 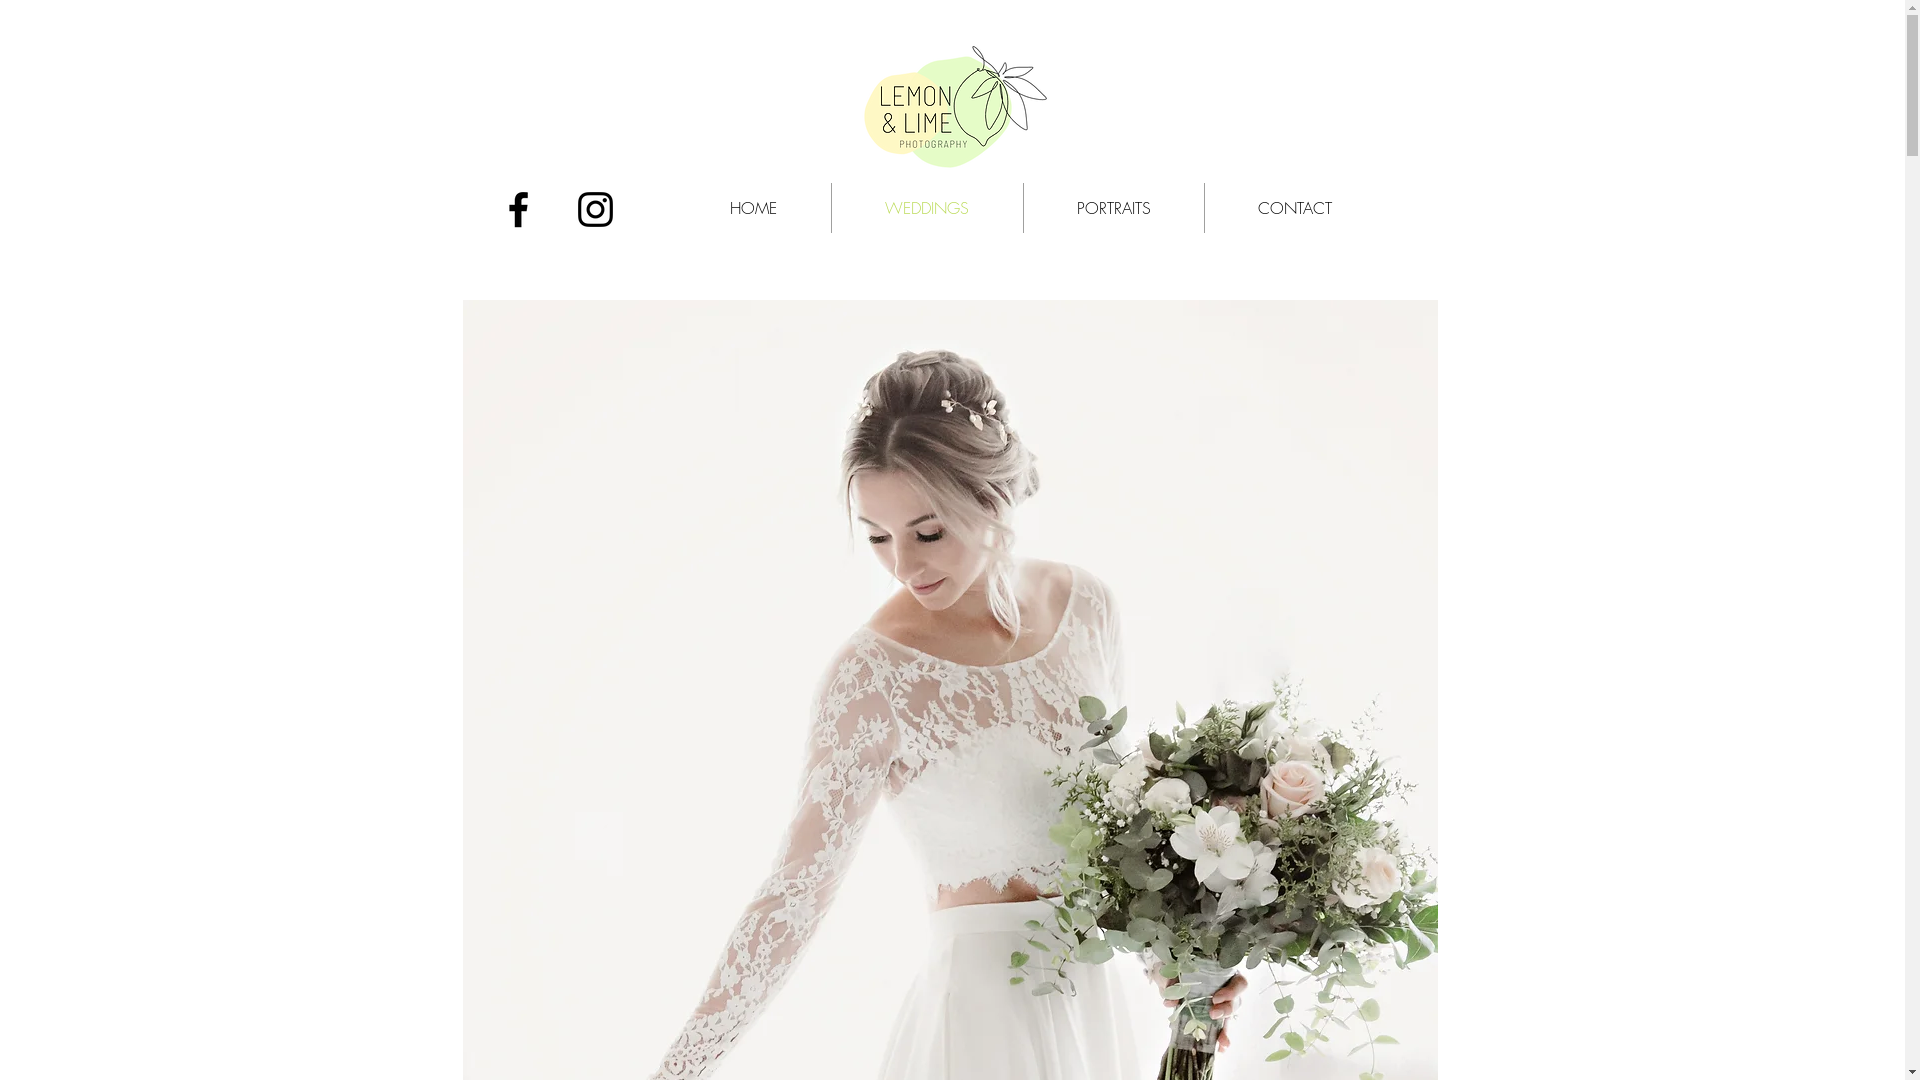 I want to click on 'CONTACT', so click(x=1294, y=208).